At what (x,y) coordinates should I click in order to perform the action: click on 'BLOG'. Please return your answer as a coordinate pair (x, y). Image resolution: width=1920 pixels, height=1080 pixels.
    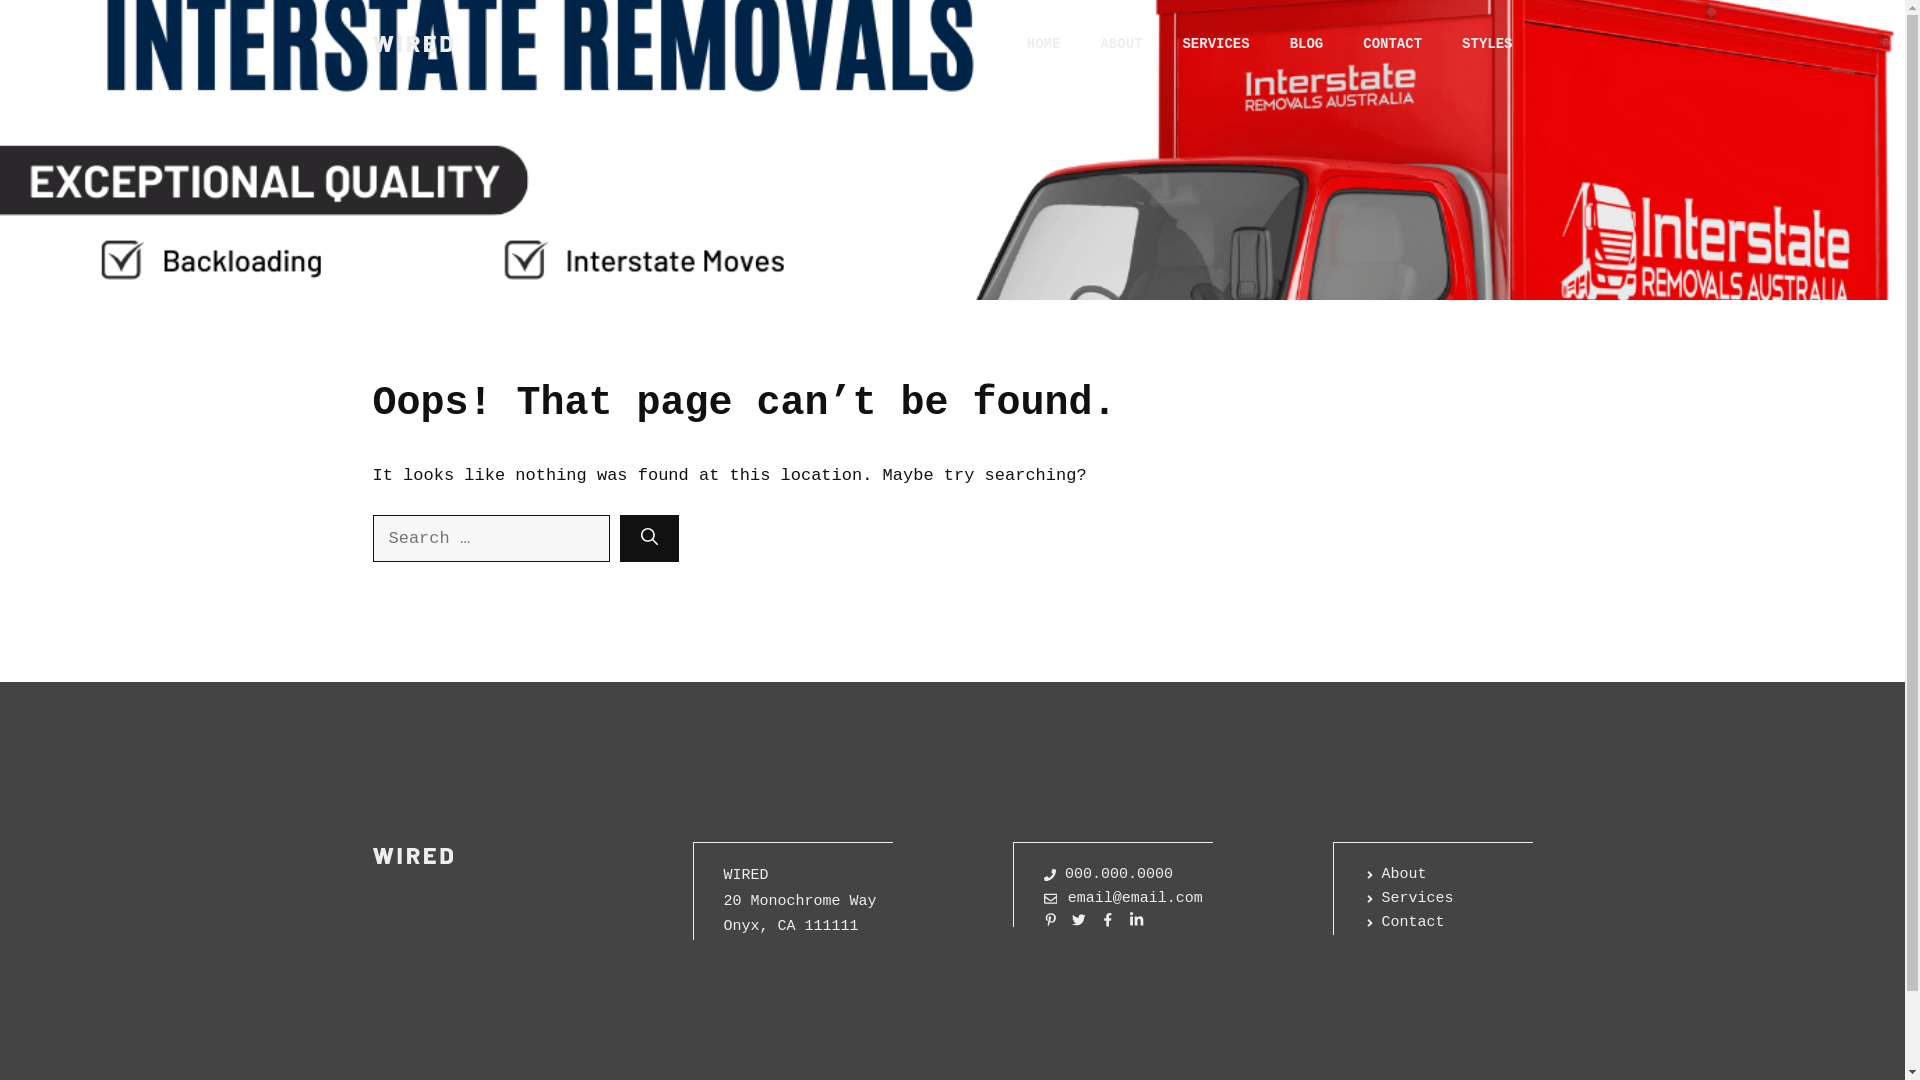
    Looking at the image, I should click on (1269, 43).